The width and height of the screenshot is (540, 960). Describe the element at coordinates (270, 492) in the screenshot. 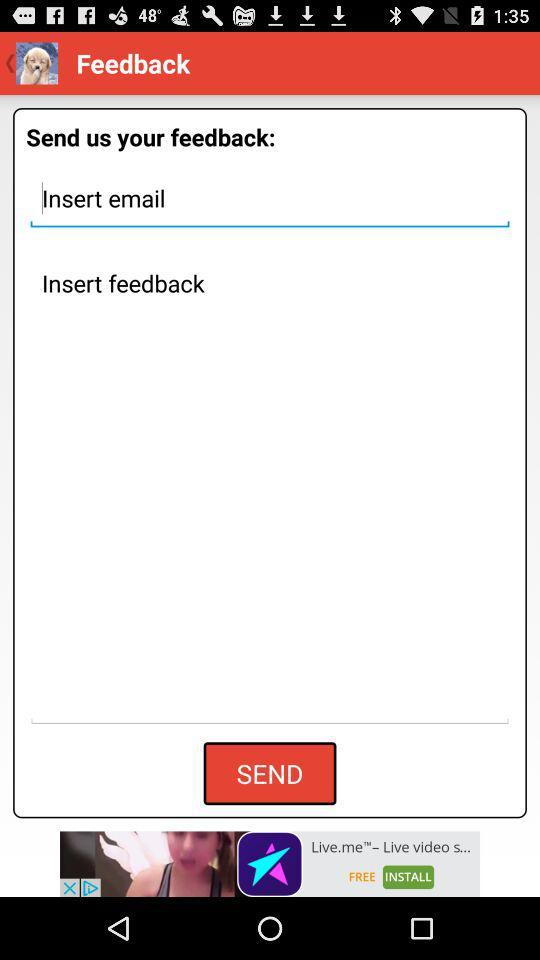

I see `insert feedback` at that location.